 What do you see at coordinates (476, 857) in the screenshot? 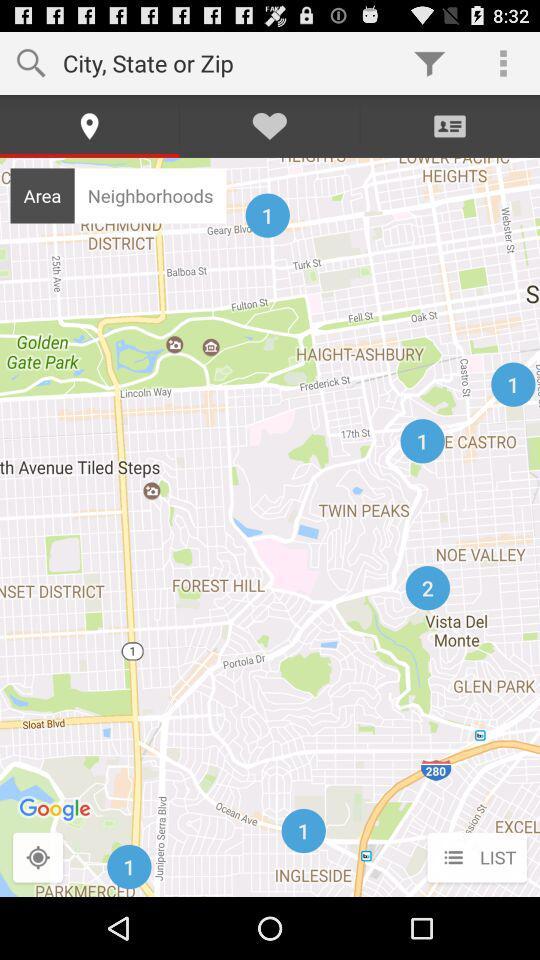
I see `item at the bottom right corner` at bounding box center [476, 857].